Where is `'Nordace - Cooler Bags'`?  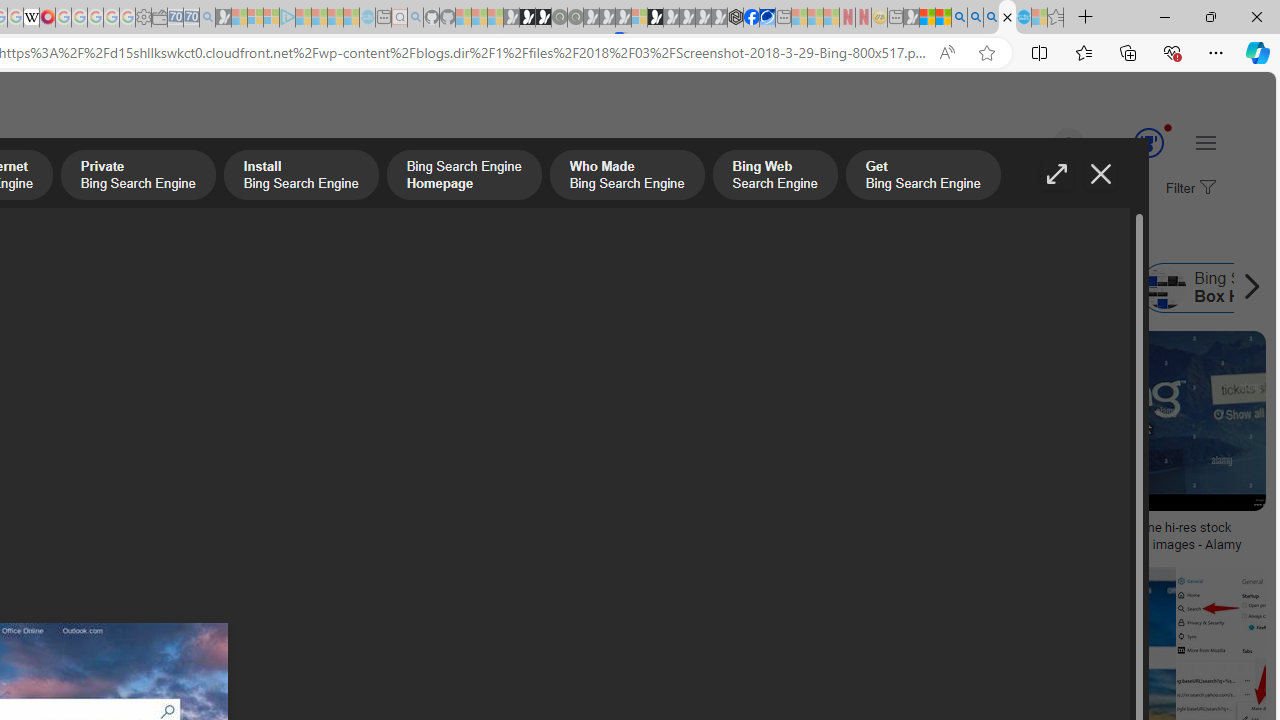 'Nordace - Cooler Bags' is located at coordinates (735, 17).